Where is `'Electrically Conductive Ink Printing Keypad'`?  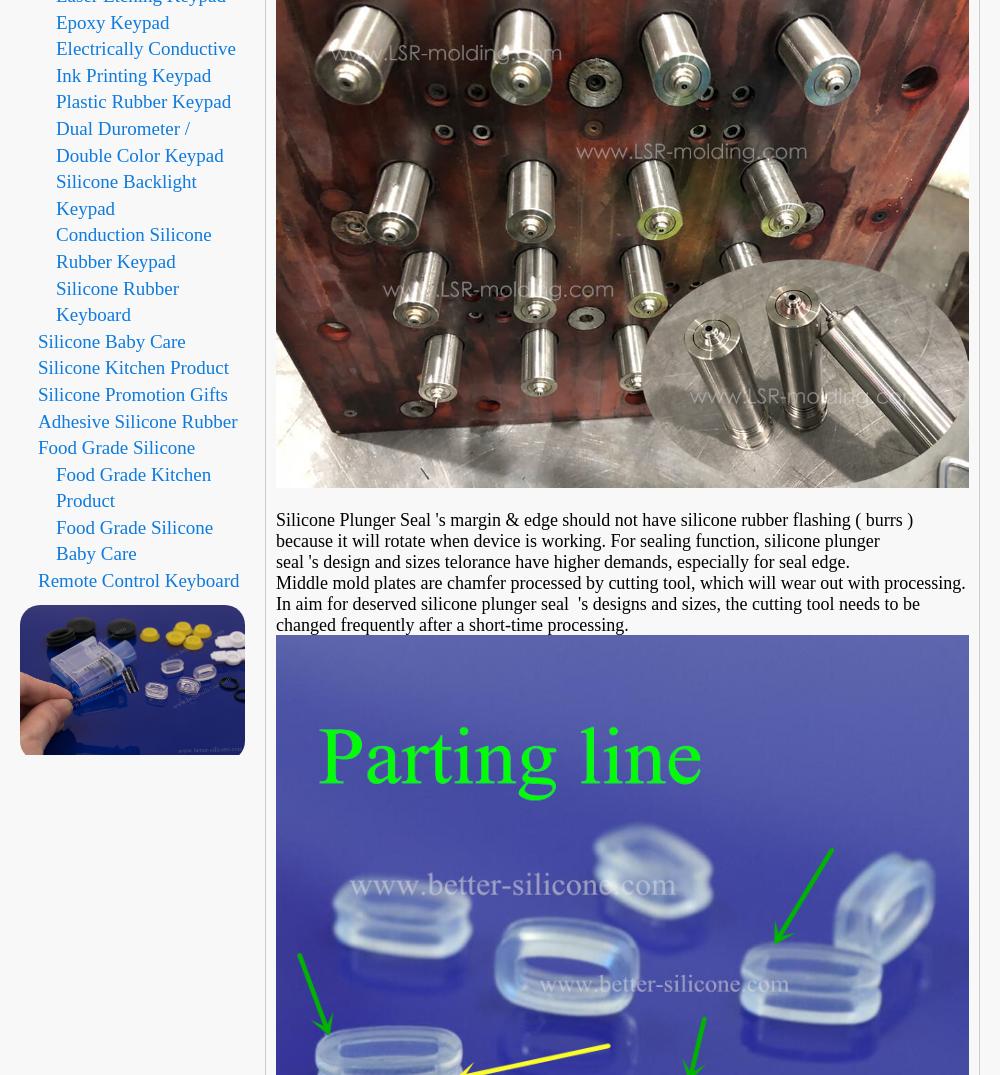
'Electrically Conductive Ink Printing Keypad' is located at coordinates (145, 61).